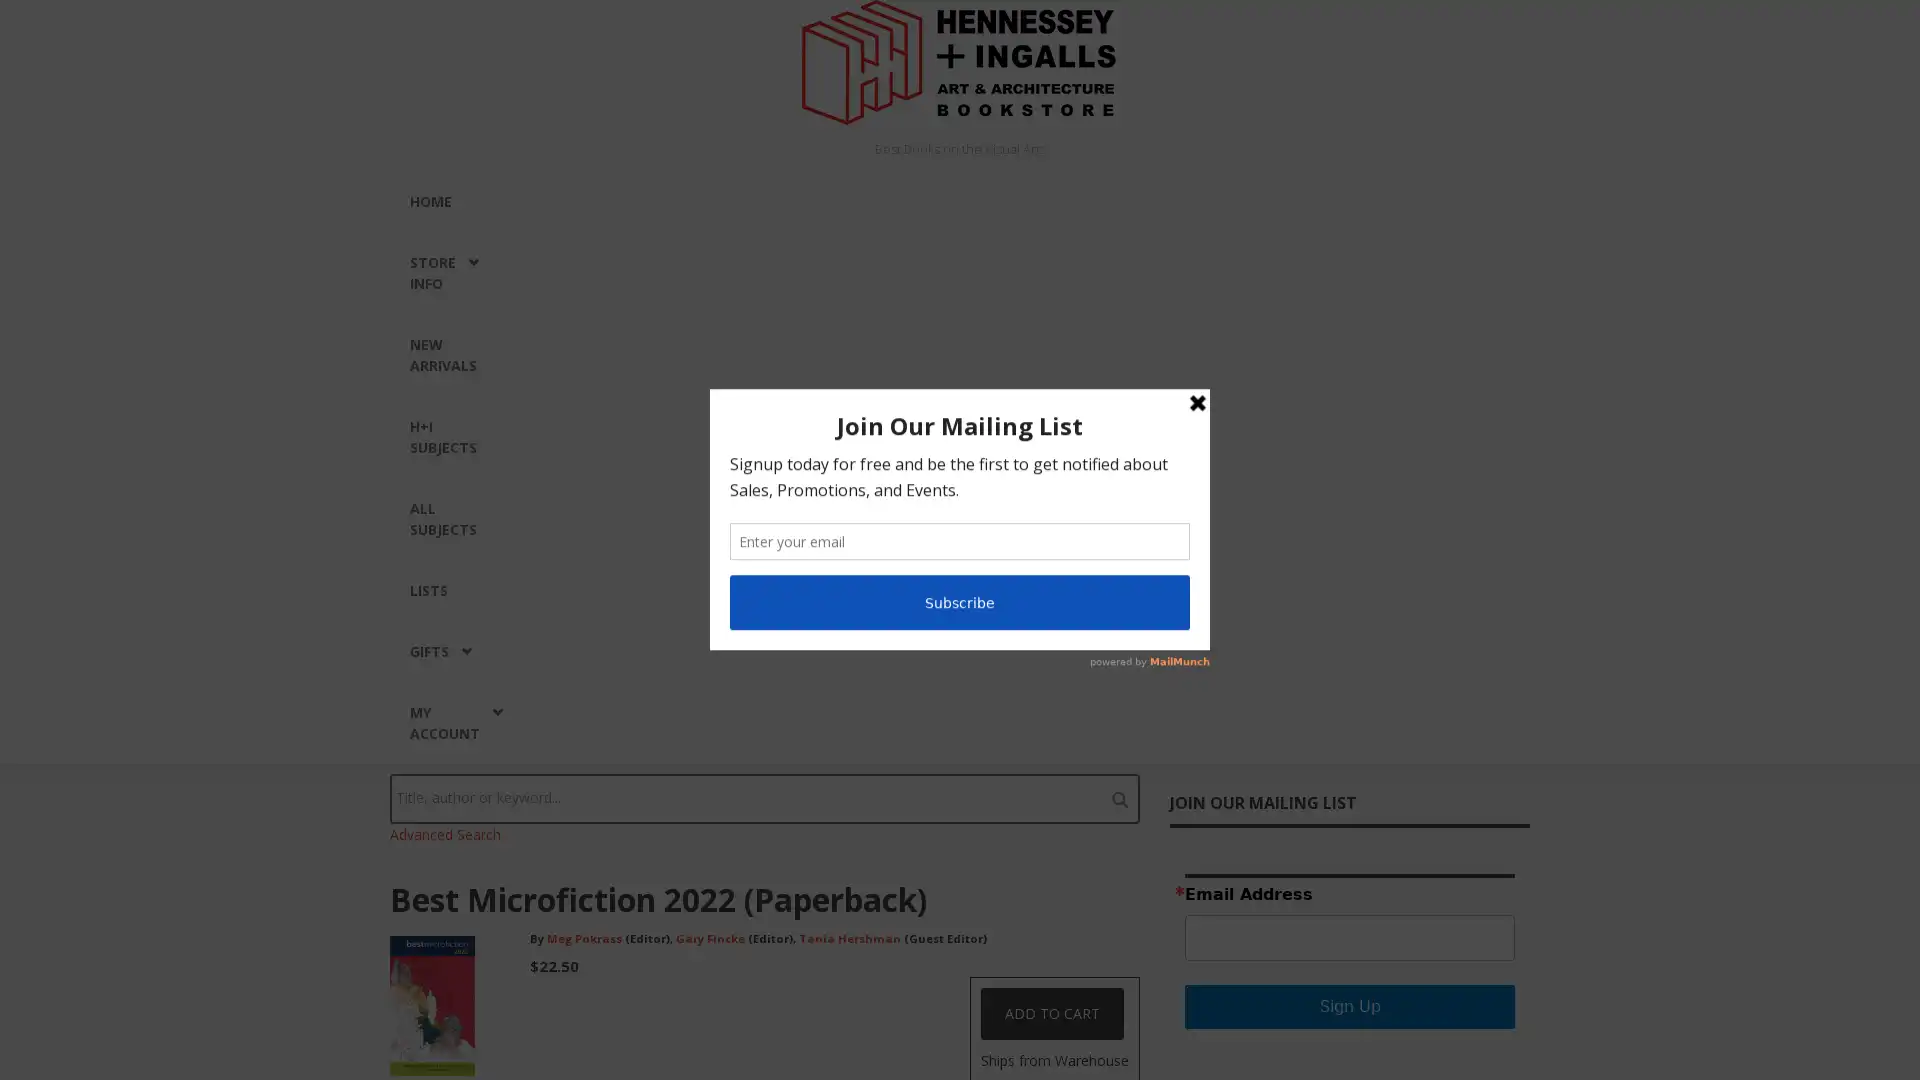 This screenshot has height=1080, width=1920. I want to click on search, so click(1118, 797).